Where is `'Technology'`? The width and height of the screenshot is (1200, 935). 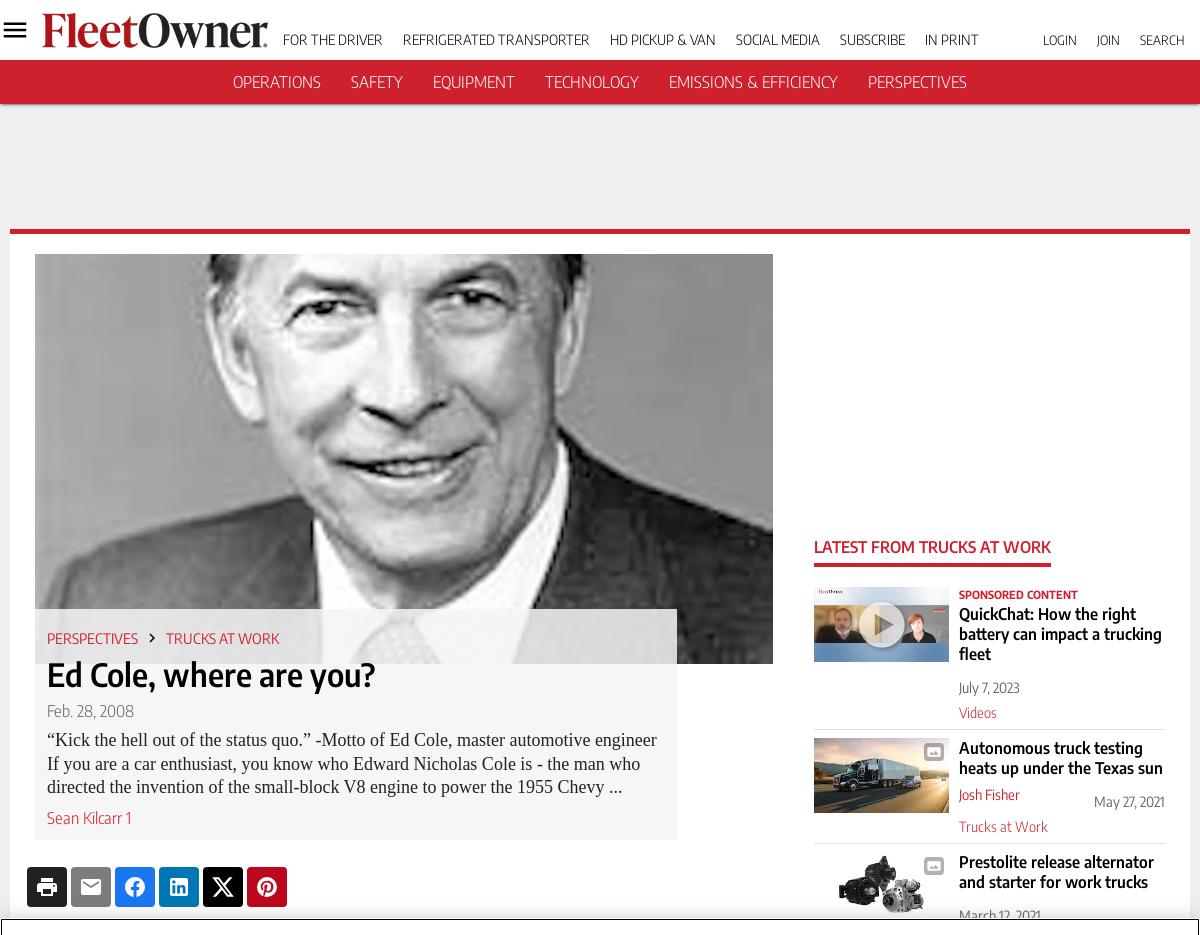 'Technology' is located at coordinates (590, 81).